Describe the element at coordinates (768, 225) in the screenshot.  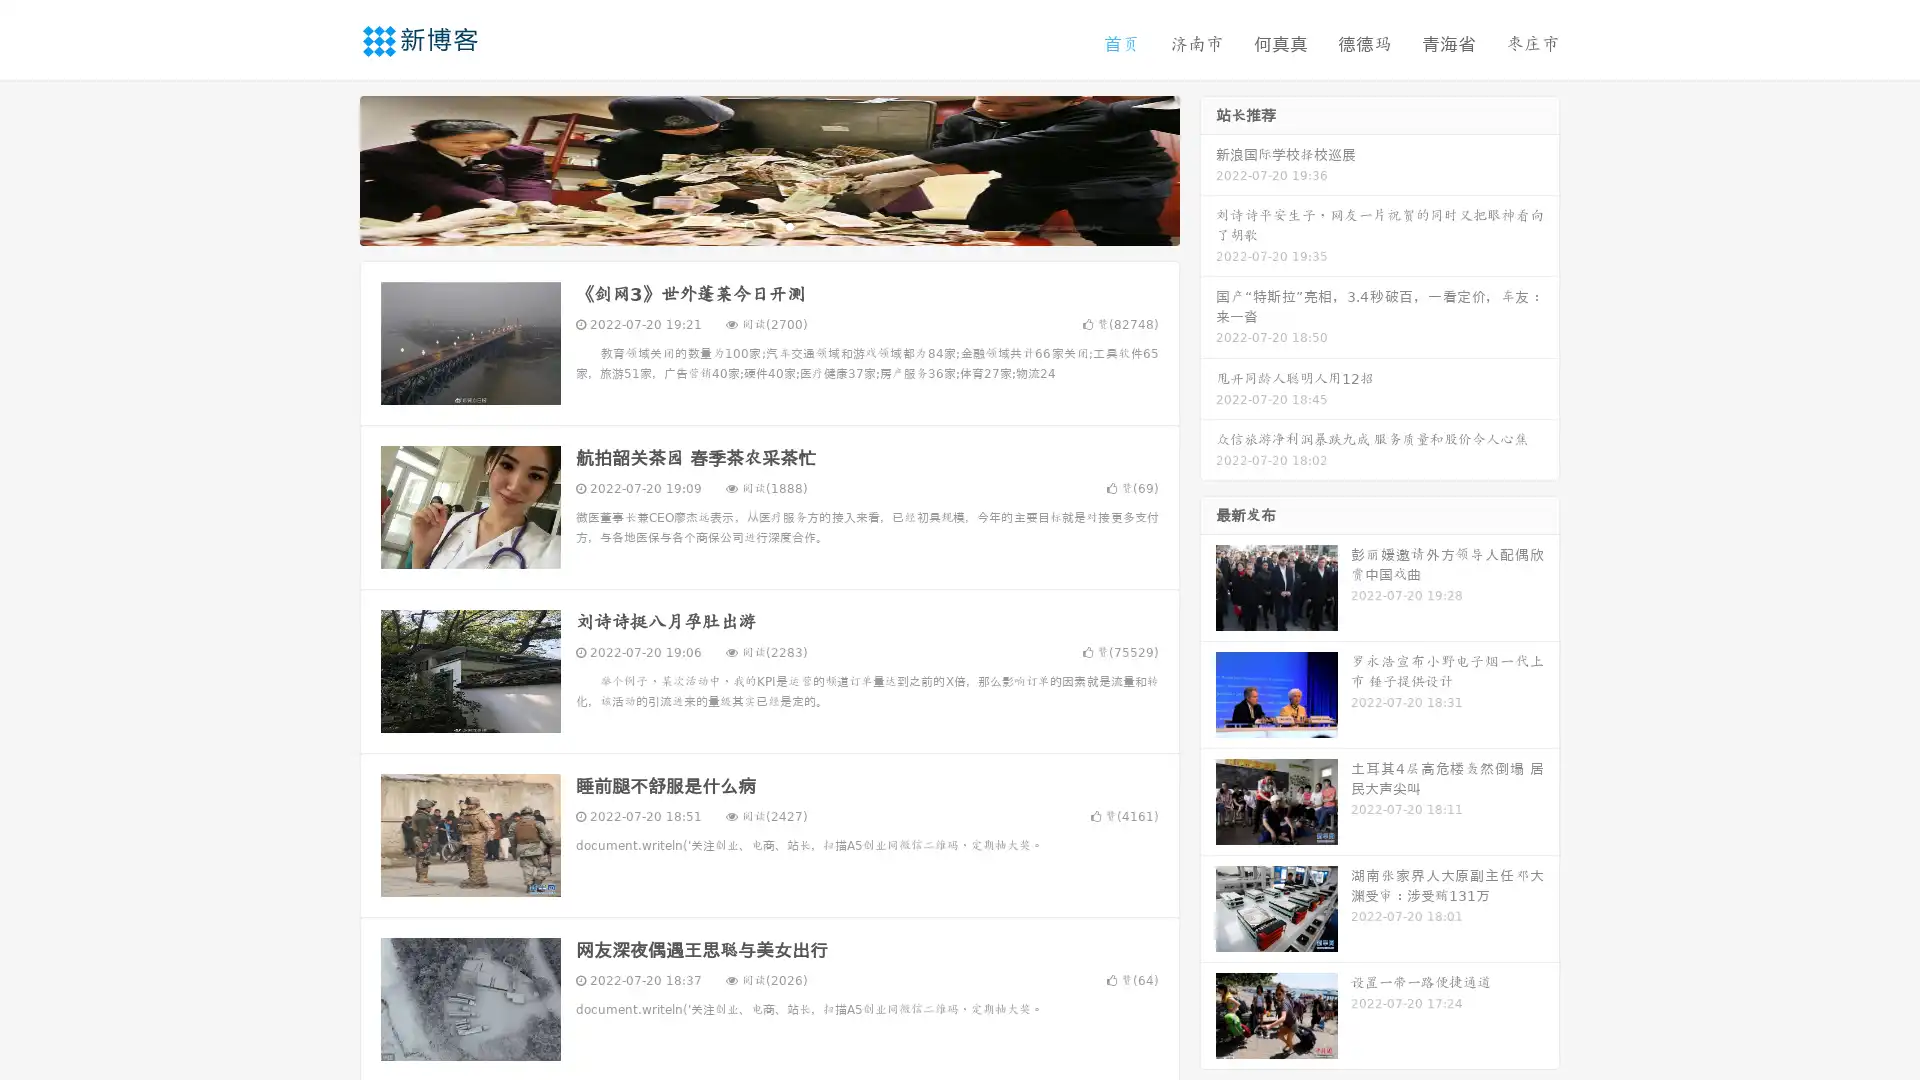
I see `Go to slide 2` at that location.